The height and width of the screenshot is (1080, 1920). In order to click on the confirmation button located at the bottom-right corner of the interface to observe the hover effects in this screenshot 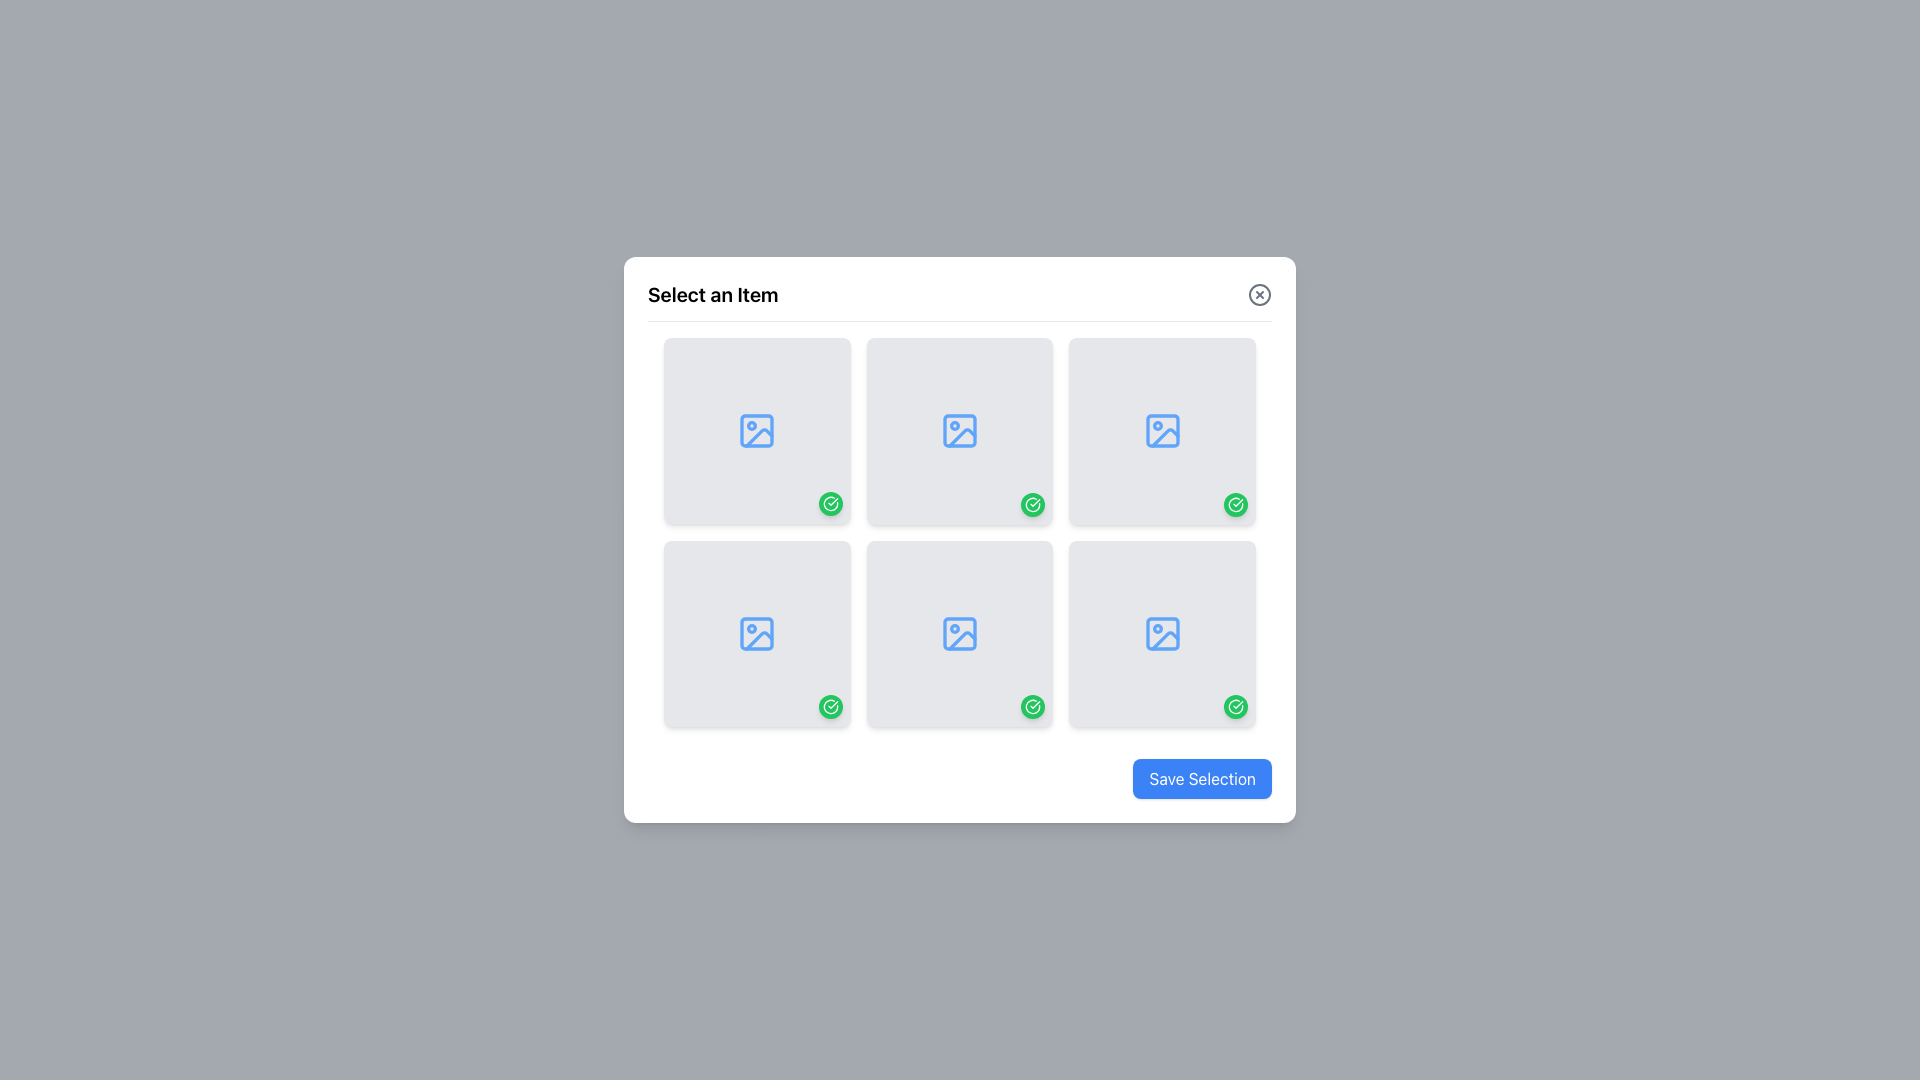, I will do `click(1201, 778)`.